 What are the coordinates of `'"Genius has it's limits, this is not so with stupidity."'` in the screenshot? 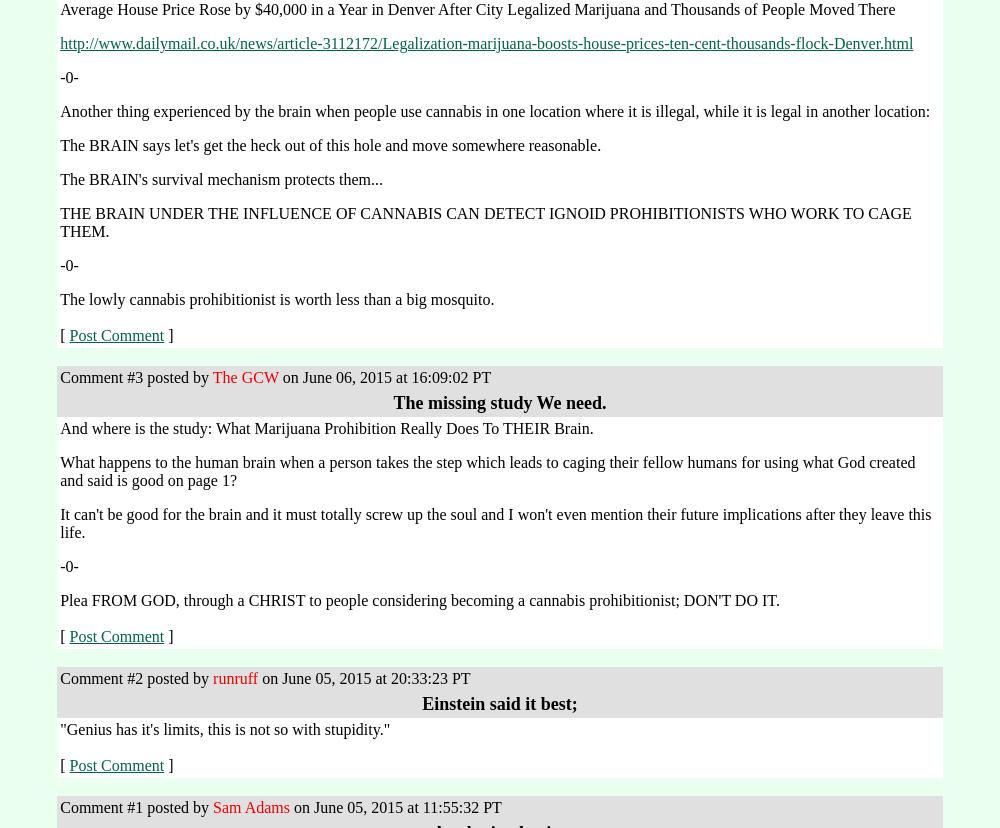 It's located at (224, 728).